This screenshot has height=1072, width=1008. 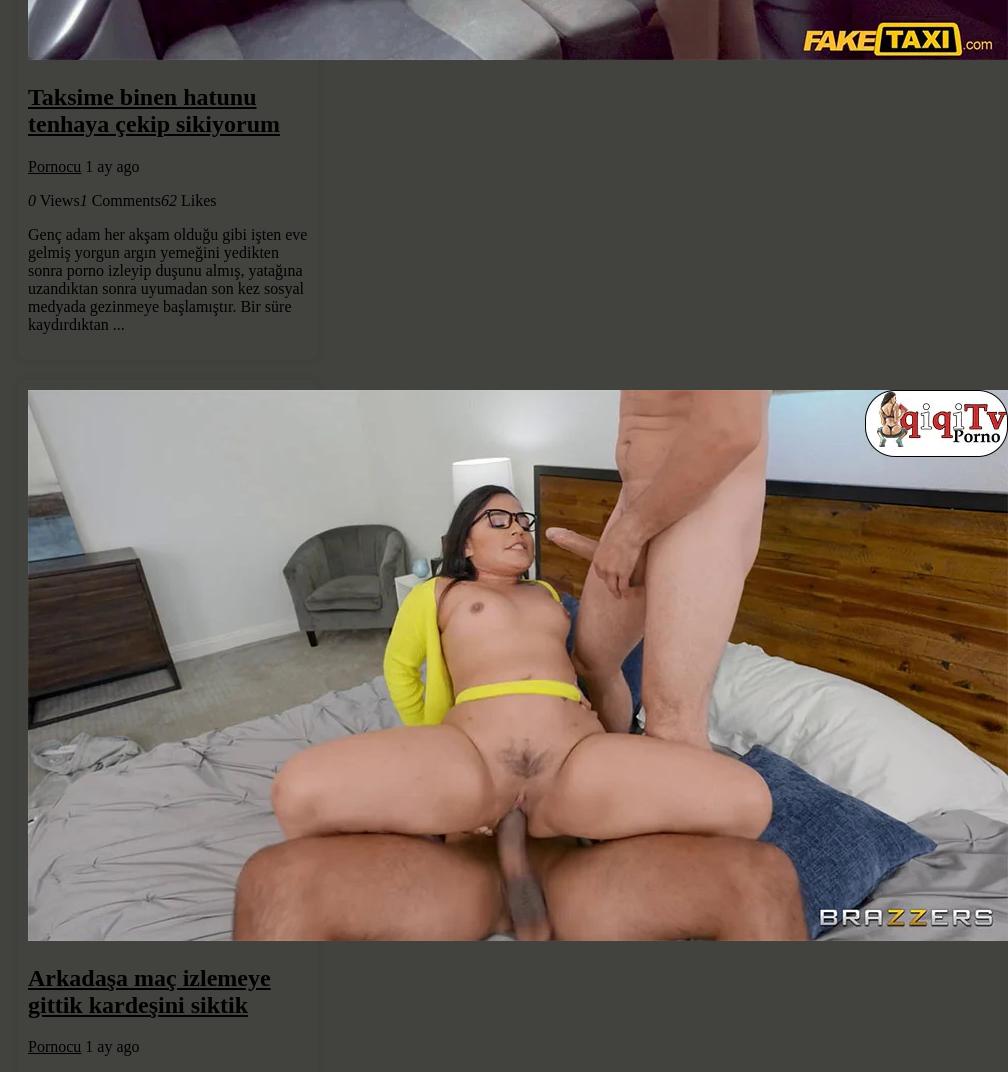 I want to click on '0', so click(x=31, y=198).